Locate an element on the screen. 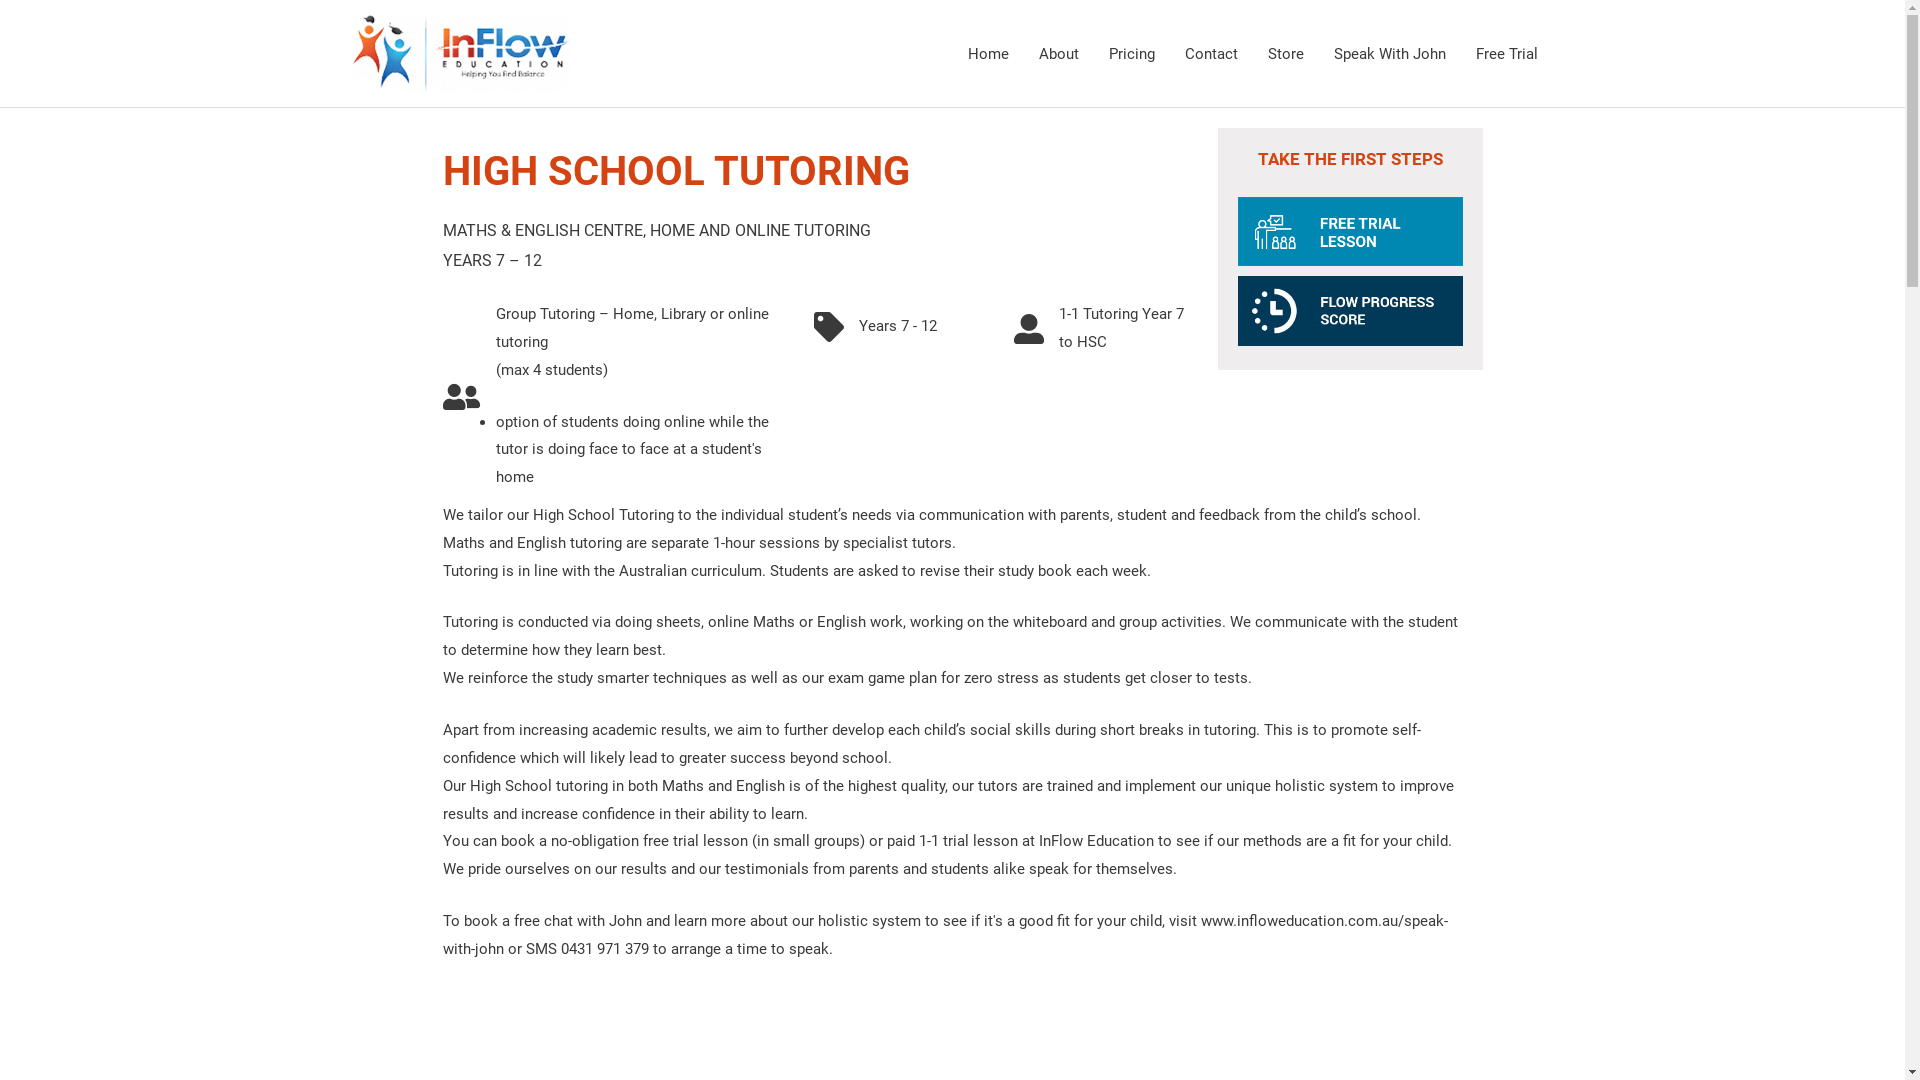 The height and width of the screenshot is (1080, 1920). 'flow-progress-icon-1' is located at coordinates (1350, 311).